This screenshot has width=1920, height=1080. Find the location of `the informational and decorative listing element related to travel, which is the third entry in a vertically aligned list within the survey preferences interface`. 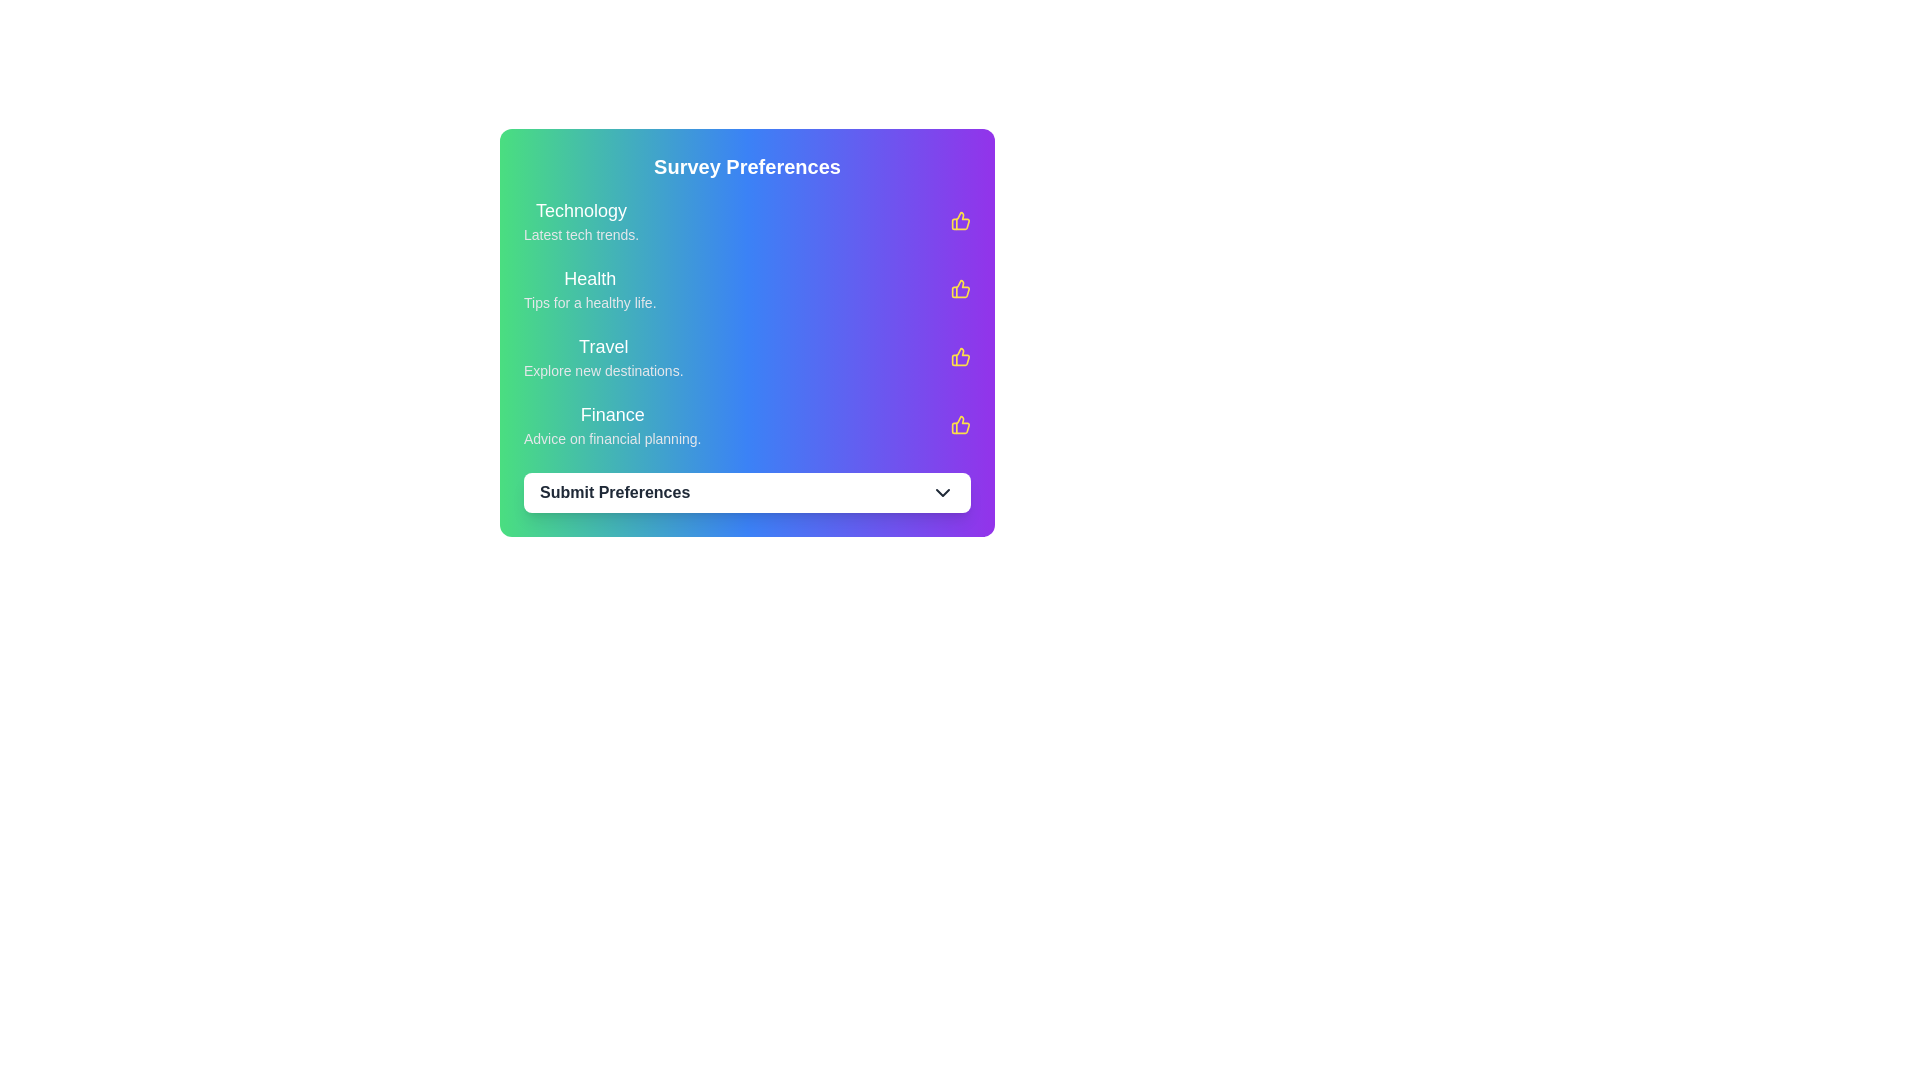

the informational and decorative listing element related to travel, which is the third entry in a vertically aligned list within the survey preferences interface is located at coordinates (602, 356).